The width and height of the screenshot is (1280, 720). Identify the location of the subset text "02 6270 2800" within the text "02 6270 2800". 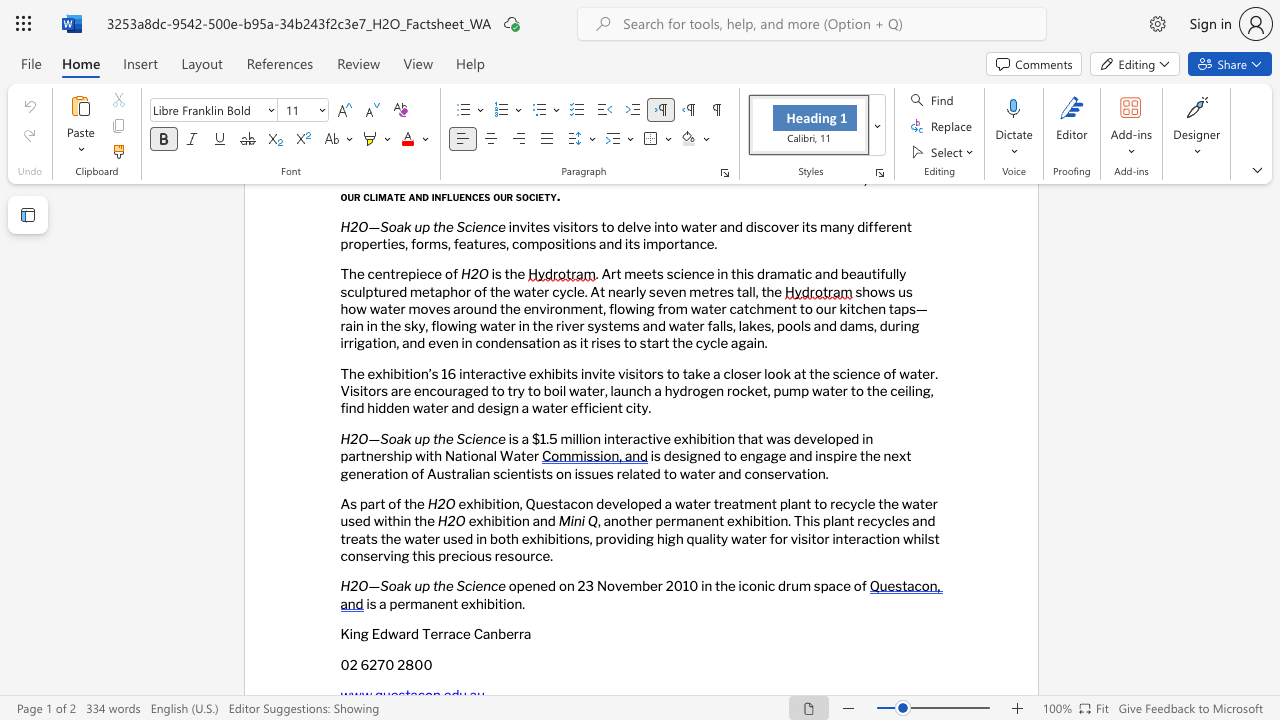
(340, 664).